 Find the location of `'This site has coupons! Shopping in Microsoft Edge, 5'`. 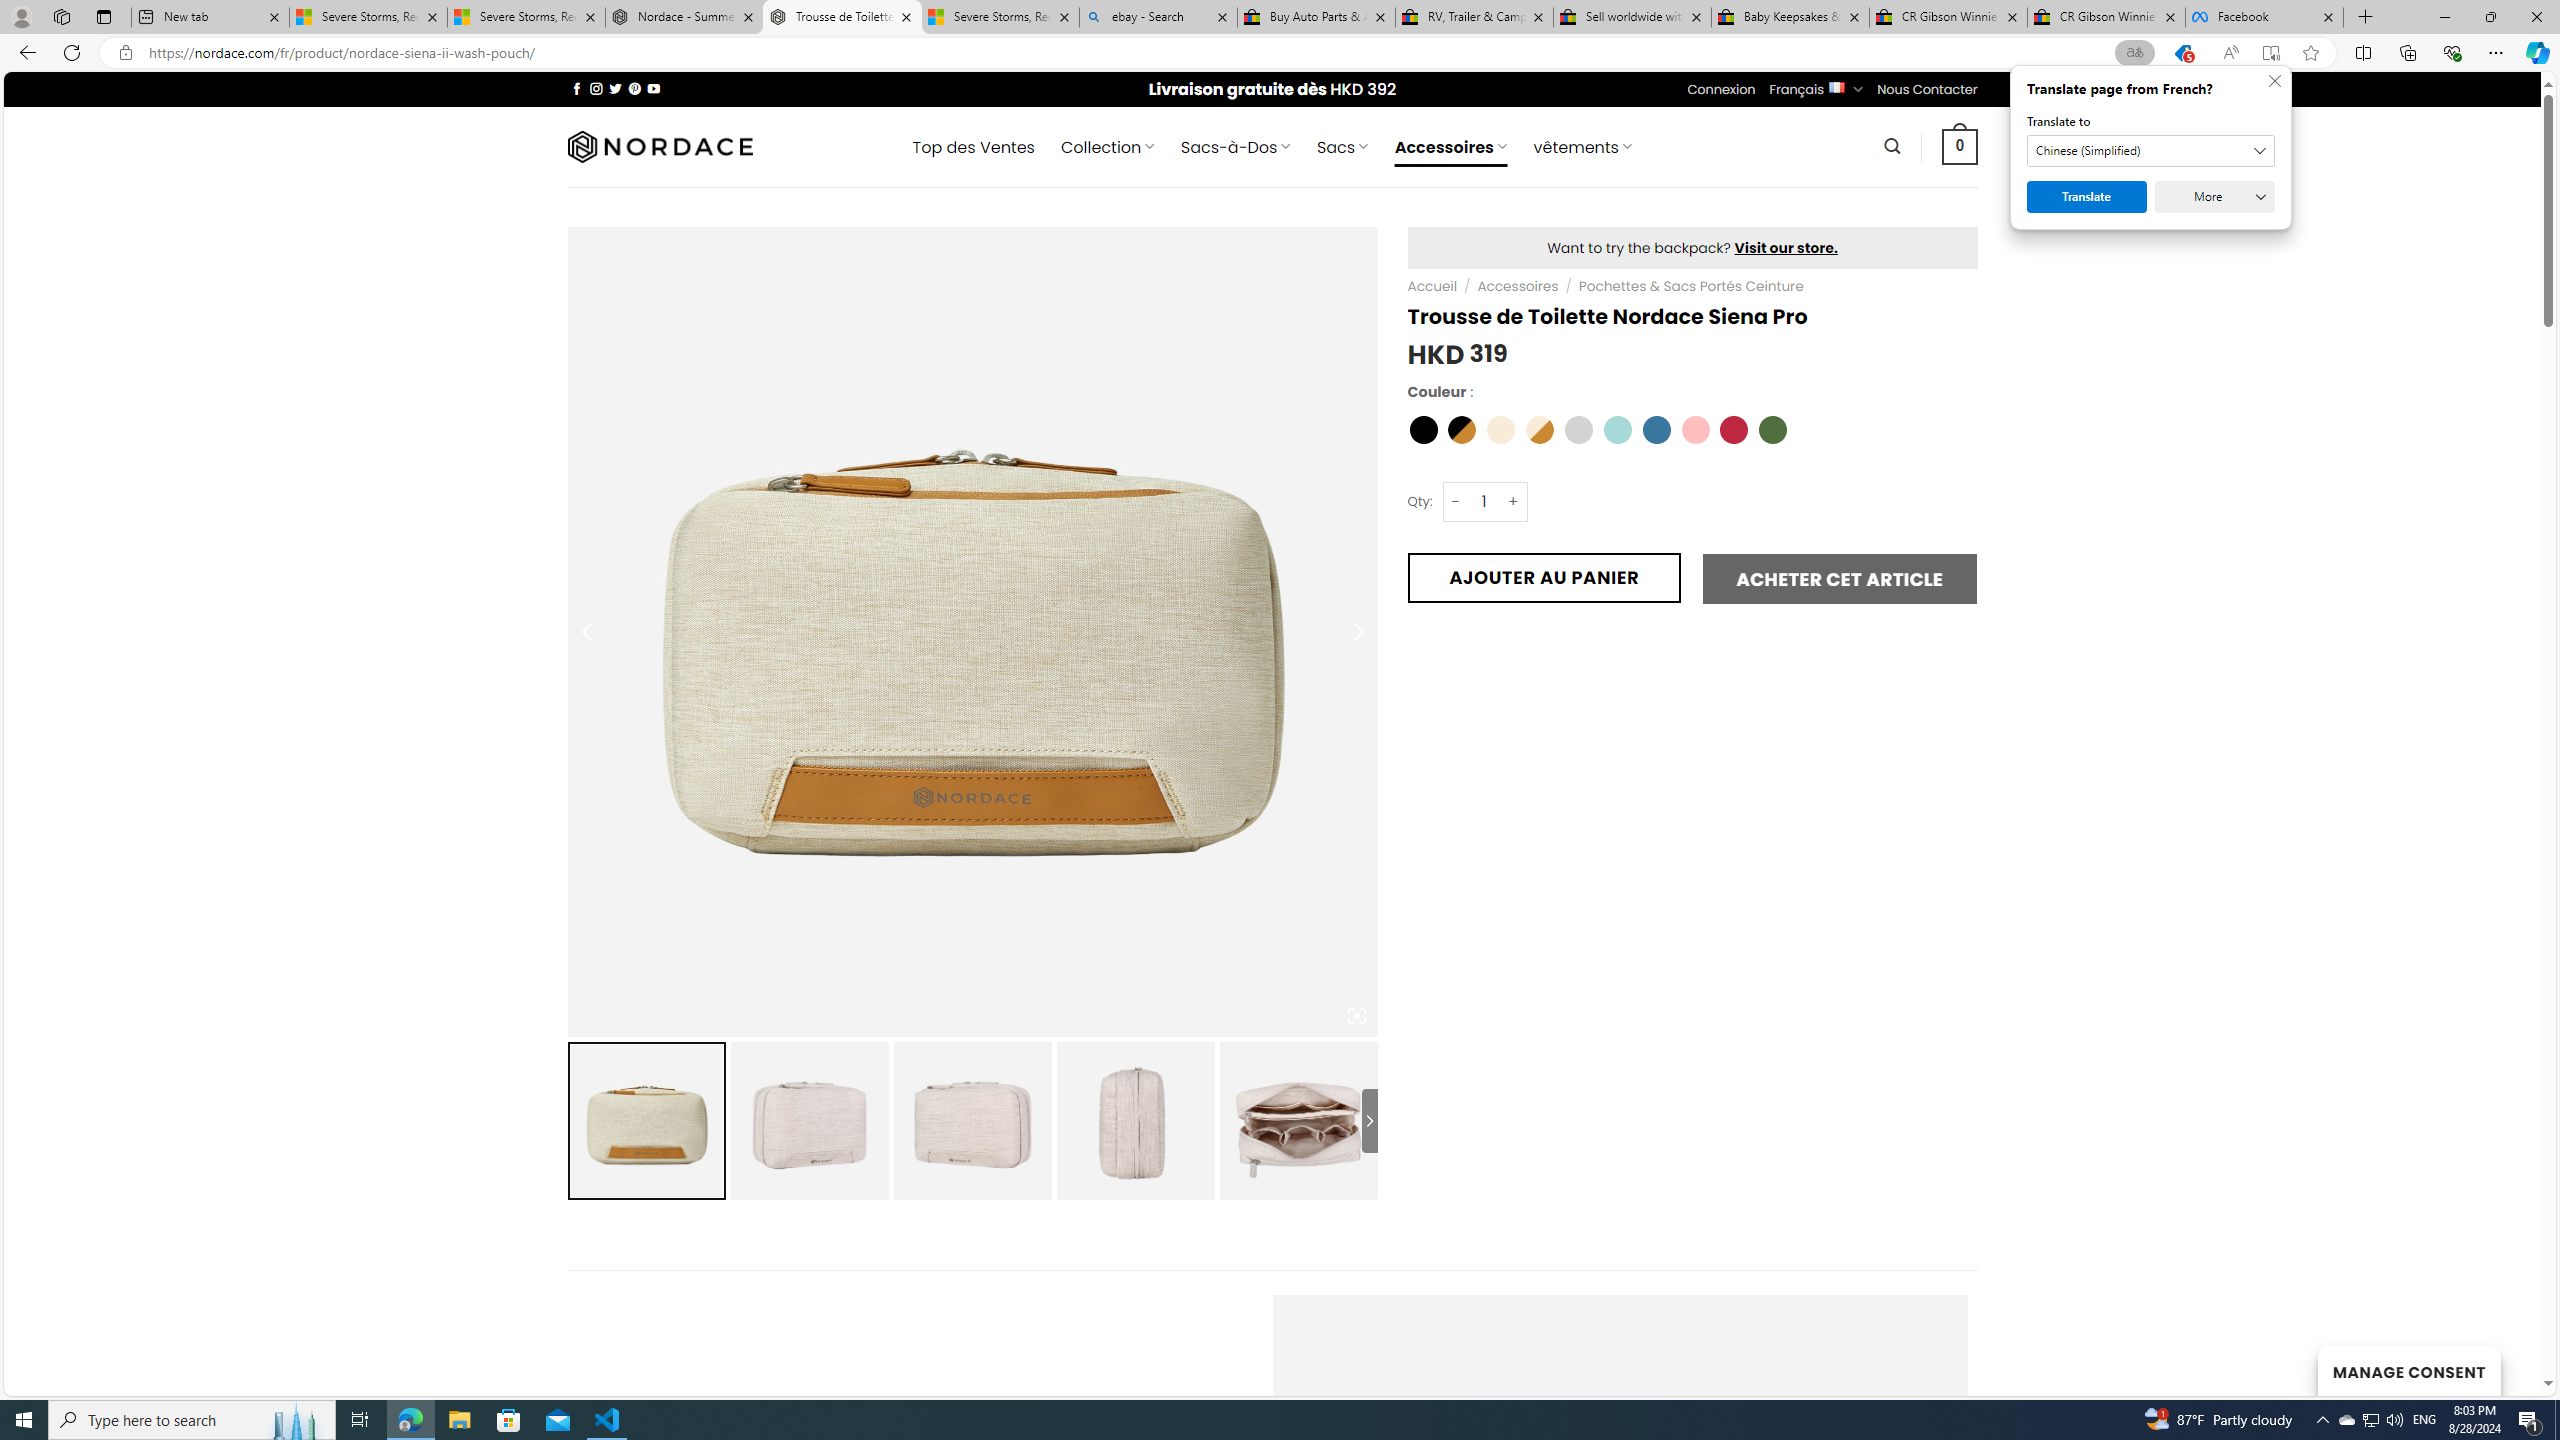

'This site has coupons! Shopping in Microsoft Edge, 5' is located at coordinates (2182, 53).